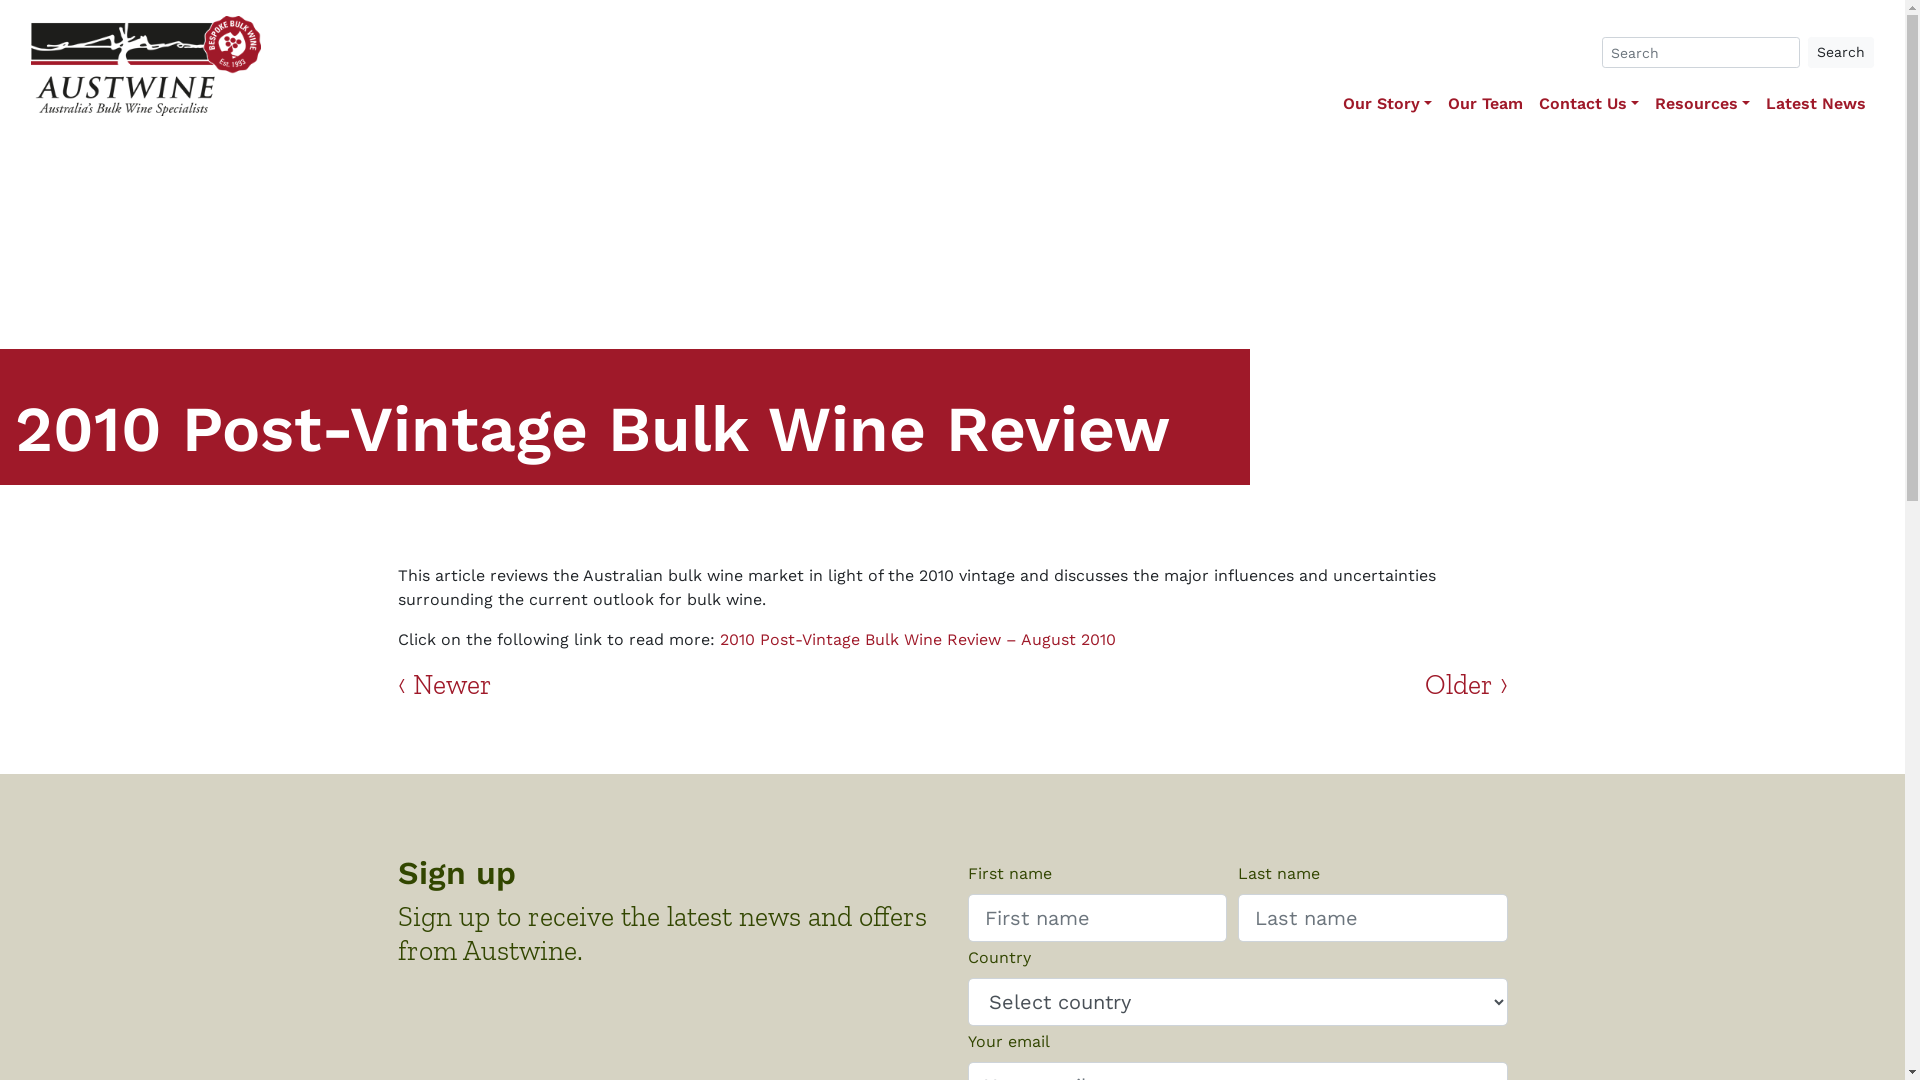 This screenshot has width=1920, height=1080. Describe the element at coordinates (1334, 104) in the screenshot. I see `'Our Story'` at that location.